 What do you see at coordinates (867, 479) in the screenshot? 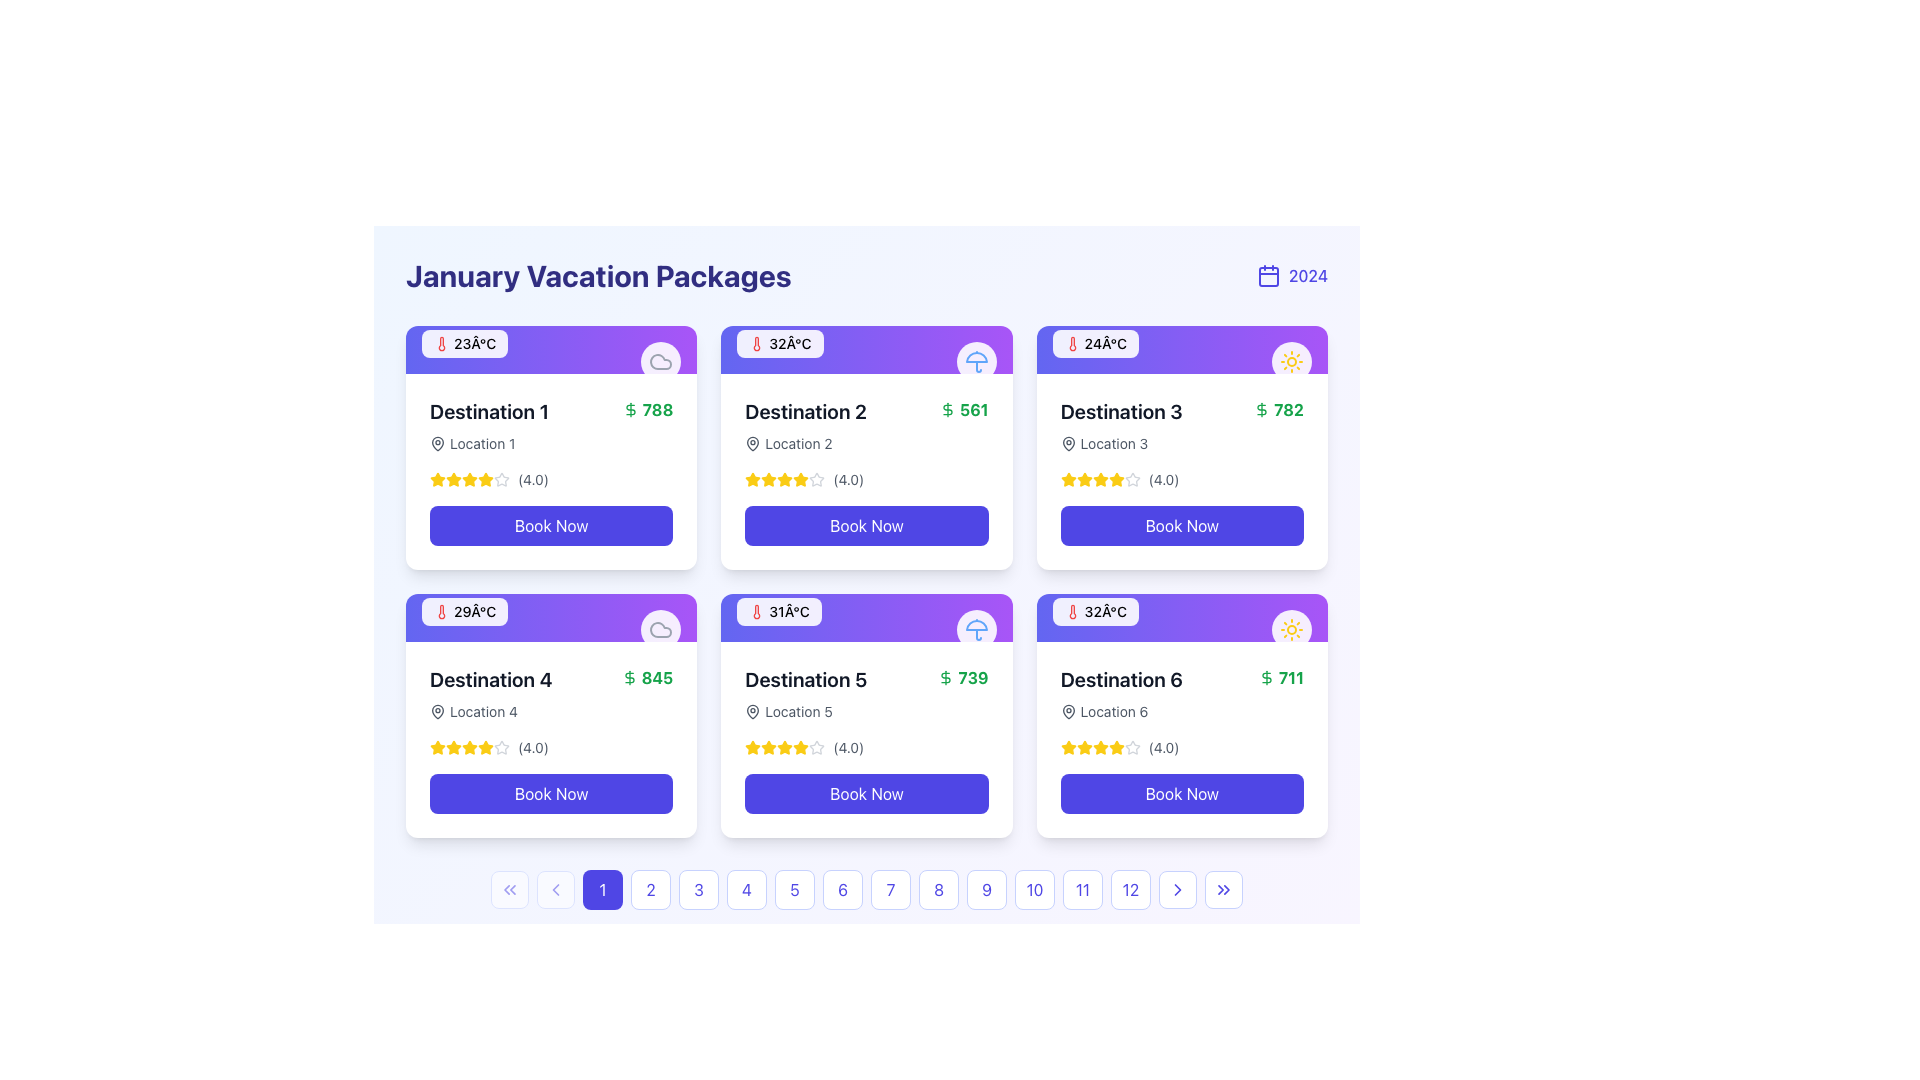
I see `the stars in the rating display located in the second card titled 'Destination 2'` at bounding box center [867, 479].